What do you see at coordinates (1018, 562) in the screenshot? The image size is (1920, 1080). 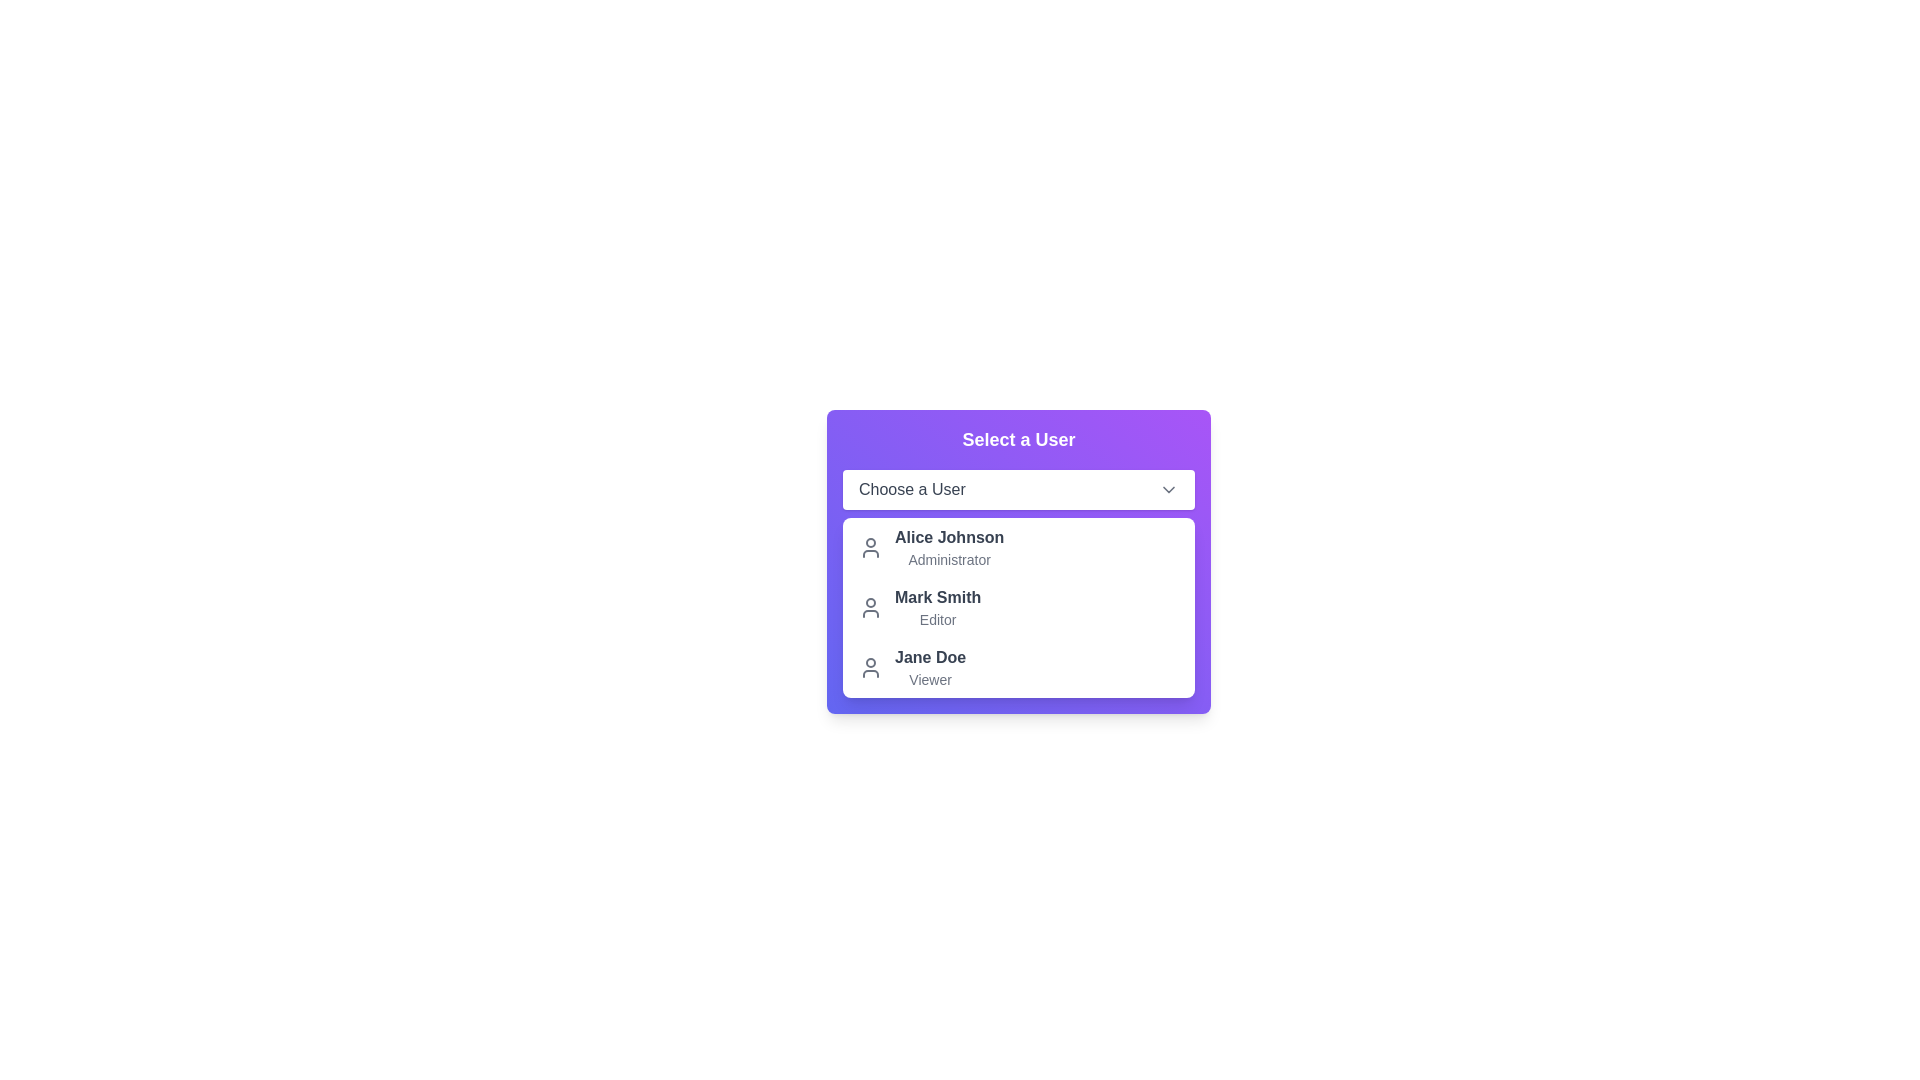 I see `the user card for 'Alice Johnson' with the role 'Administrator'` at bounding box center [1018, 562].